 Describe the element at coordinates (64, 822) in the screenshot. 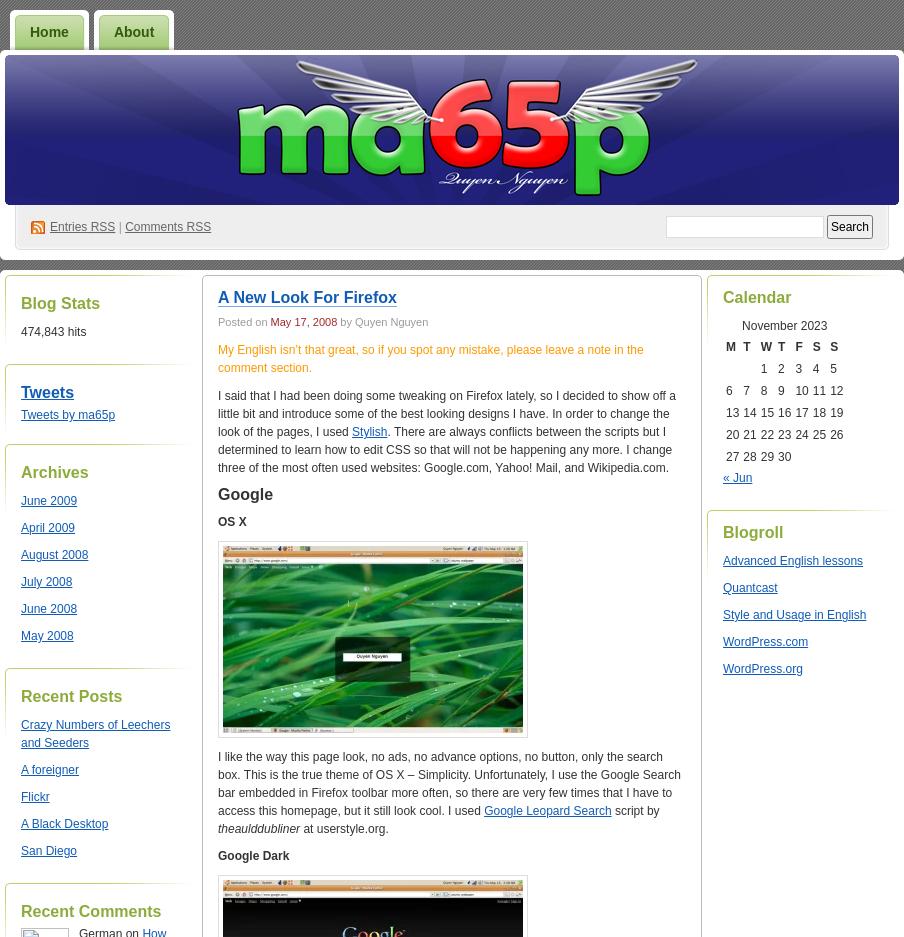

I see `'A Black Desktop'` at that location.